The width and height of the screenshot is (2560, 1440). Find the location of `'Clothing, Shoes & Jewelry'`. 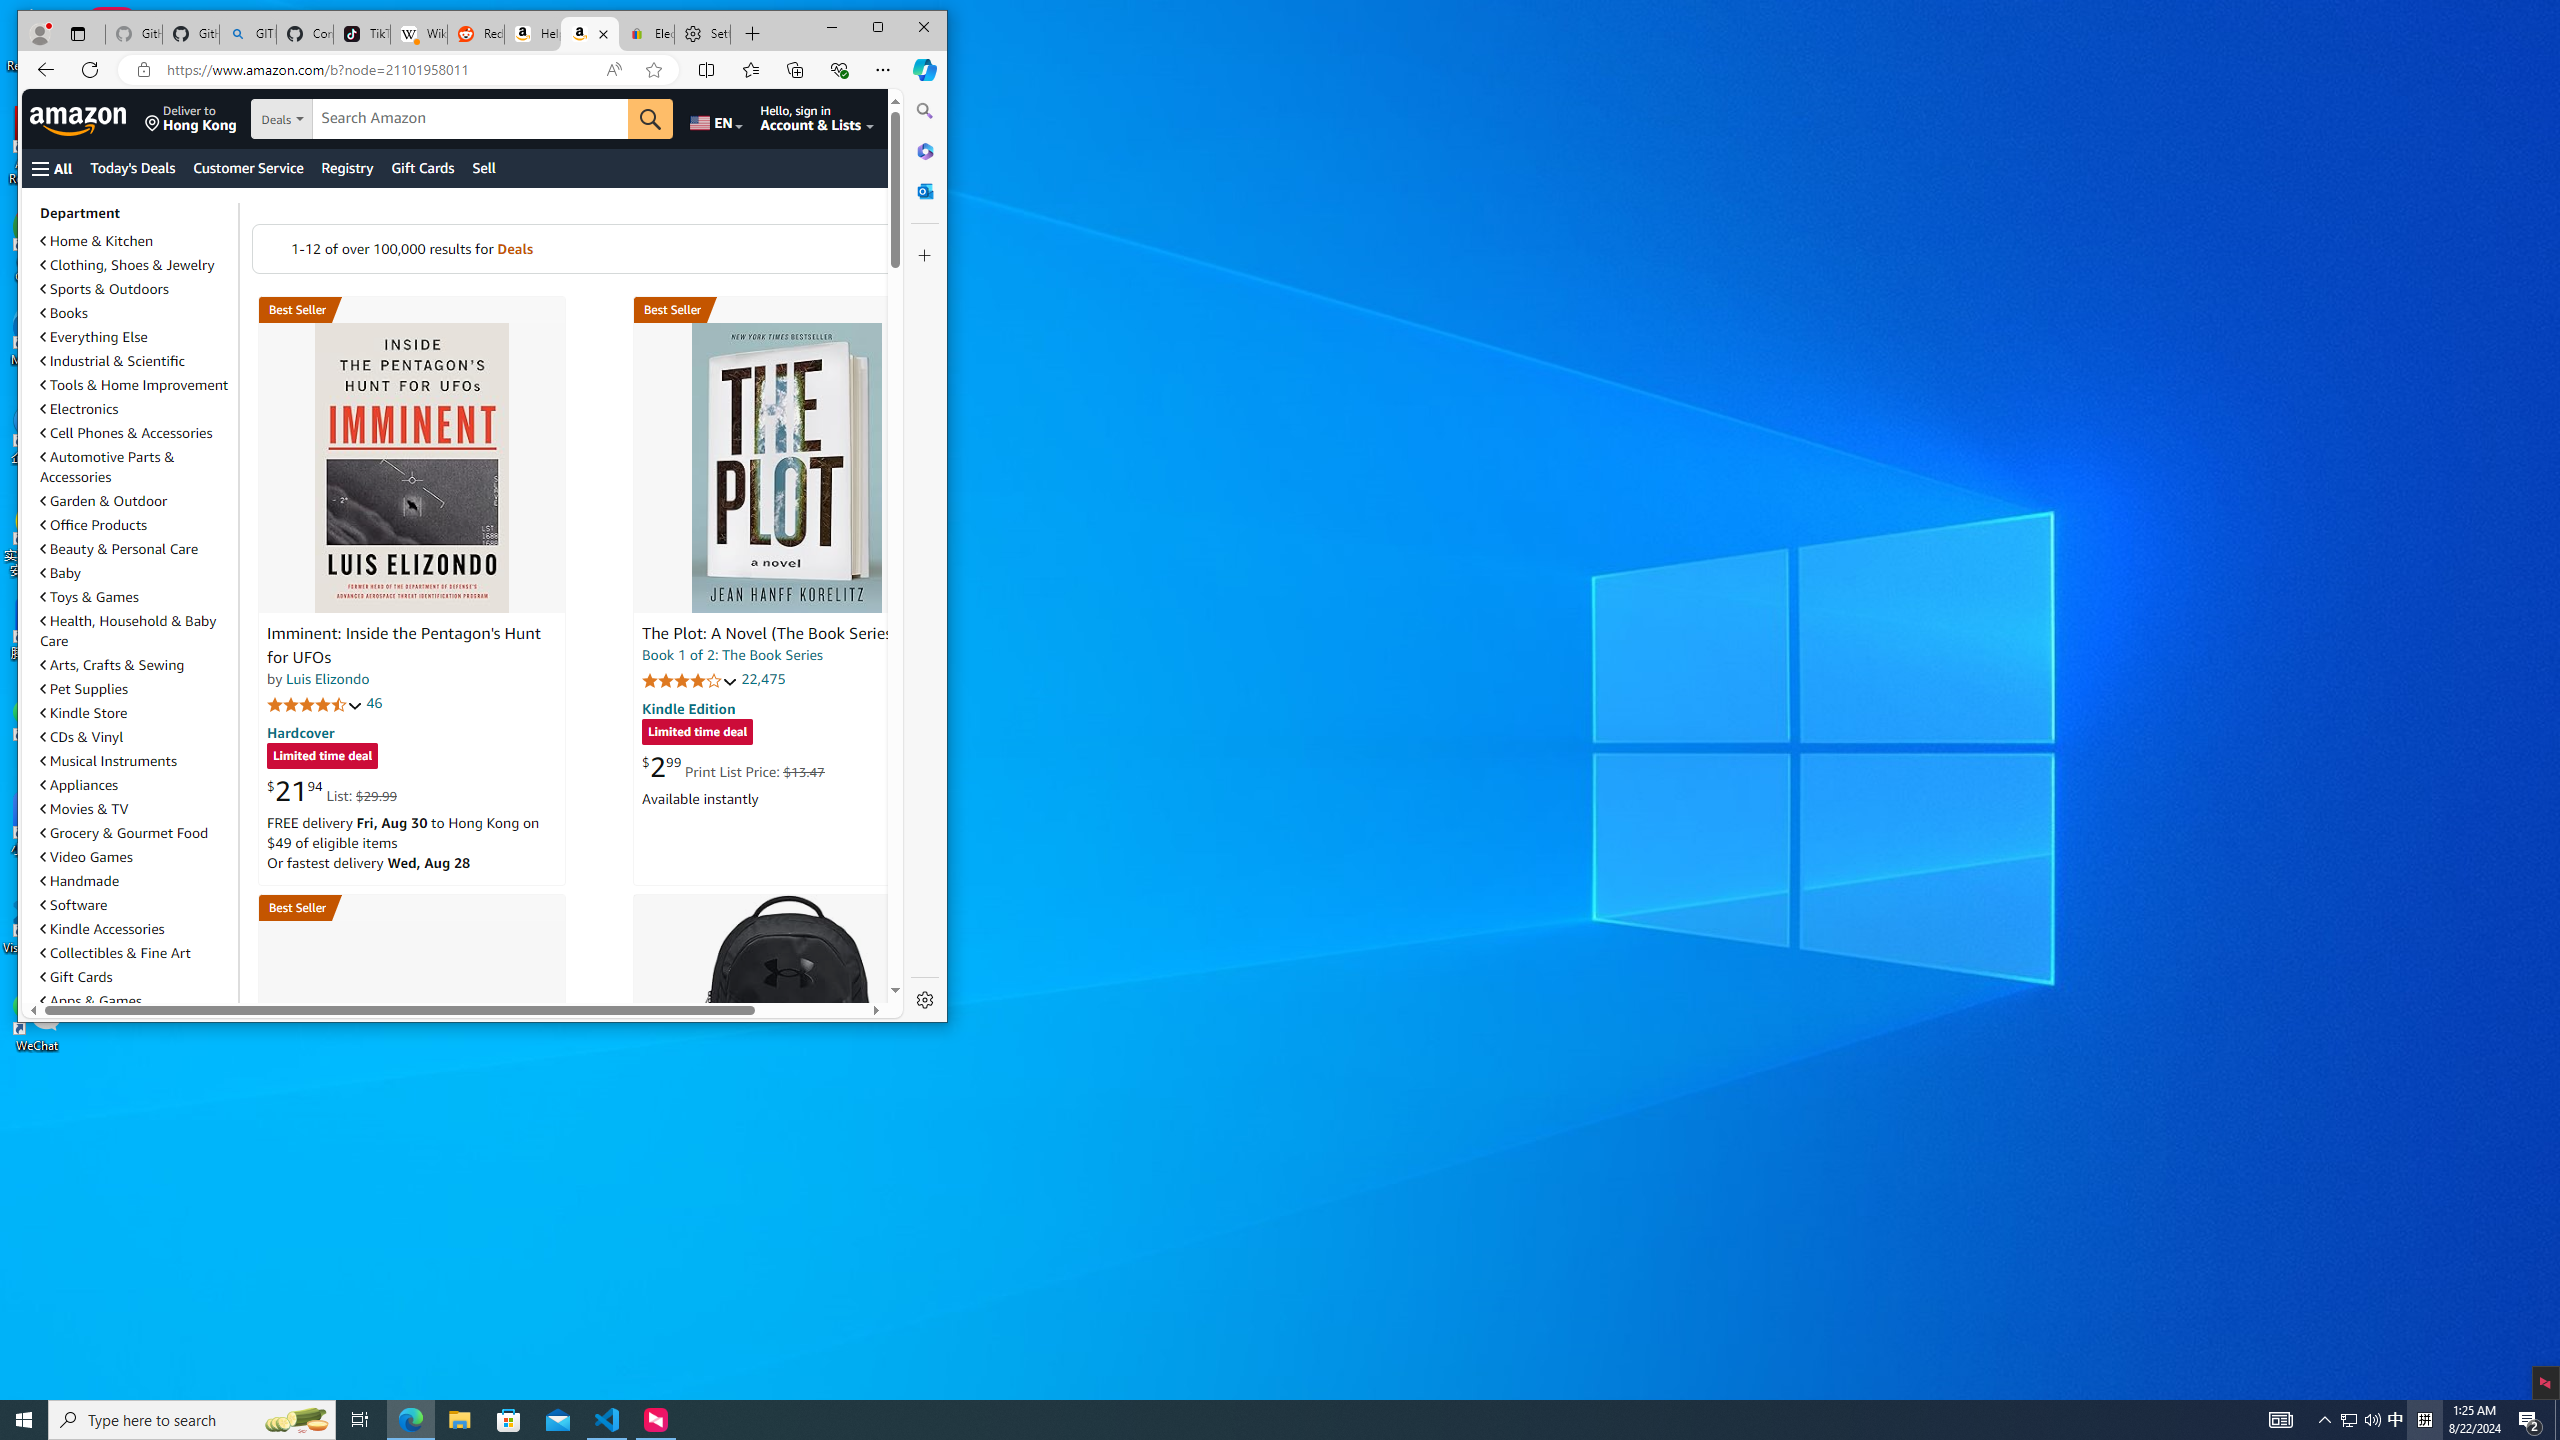

'Clothing, Shoes & Jewelry' is located at coordinates (135, 264).